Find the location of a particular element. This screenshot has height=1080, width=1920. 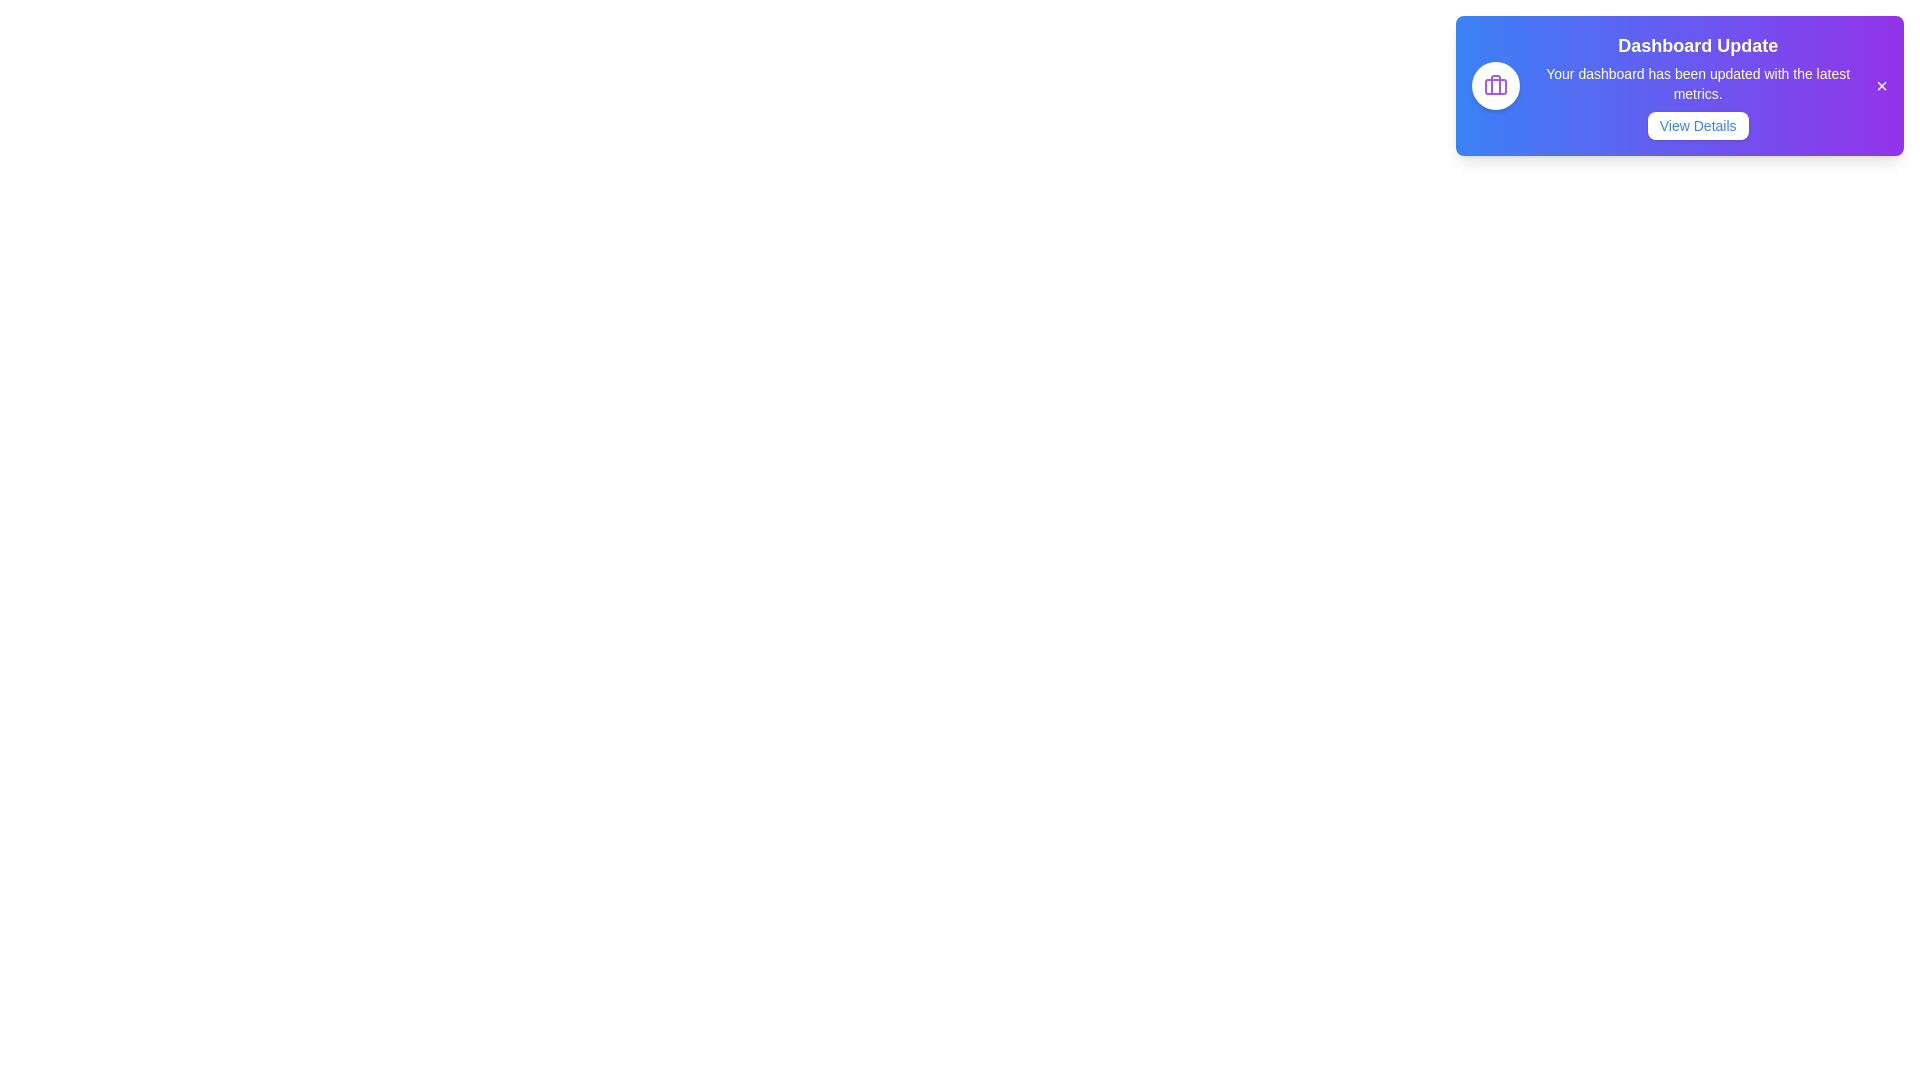

the notification icon to interact with it is located at coordinates (1496, 84).